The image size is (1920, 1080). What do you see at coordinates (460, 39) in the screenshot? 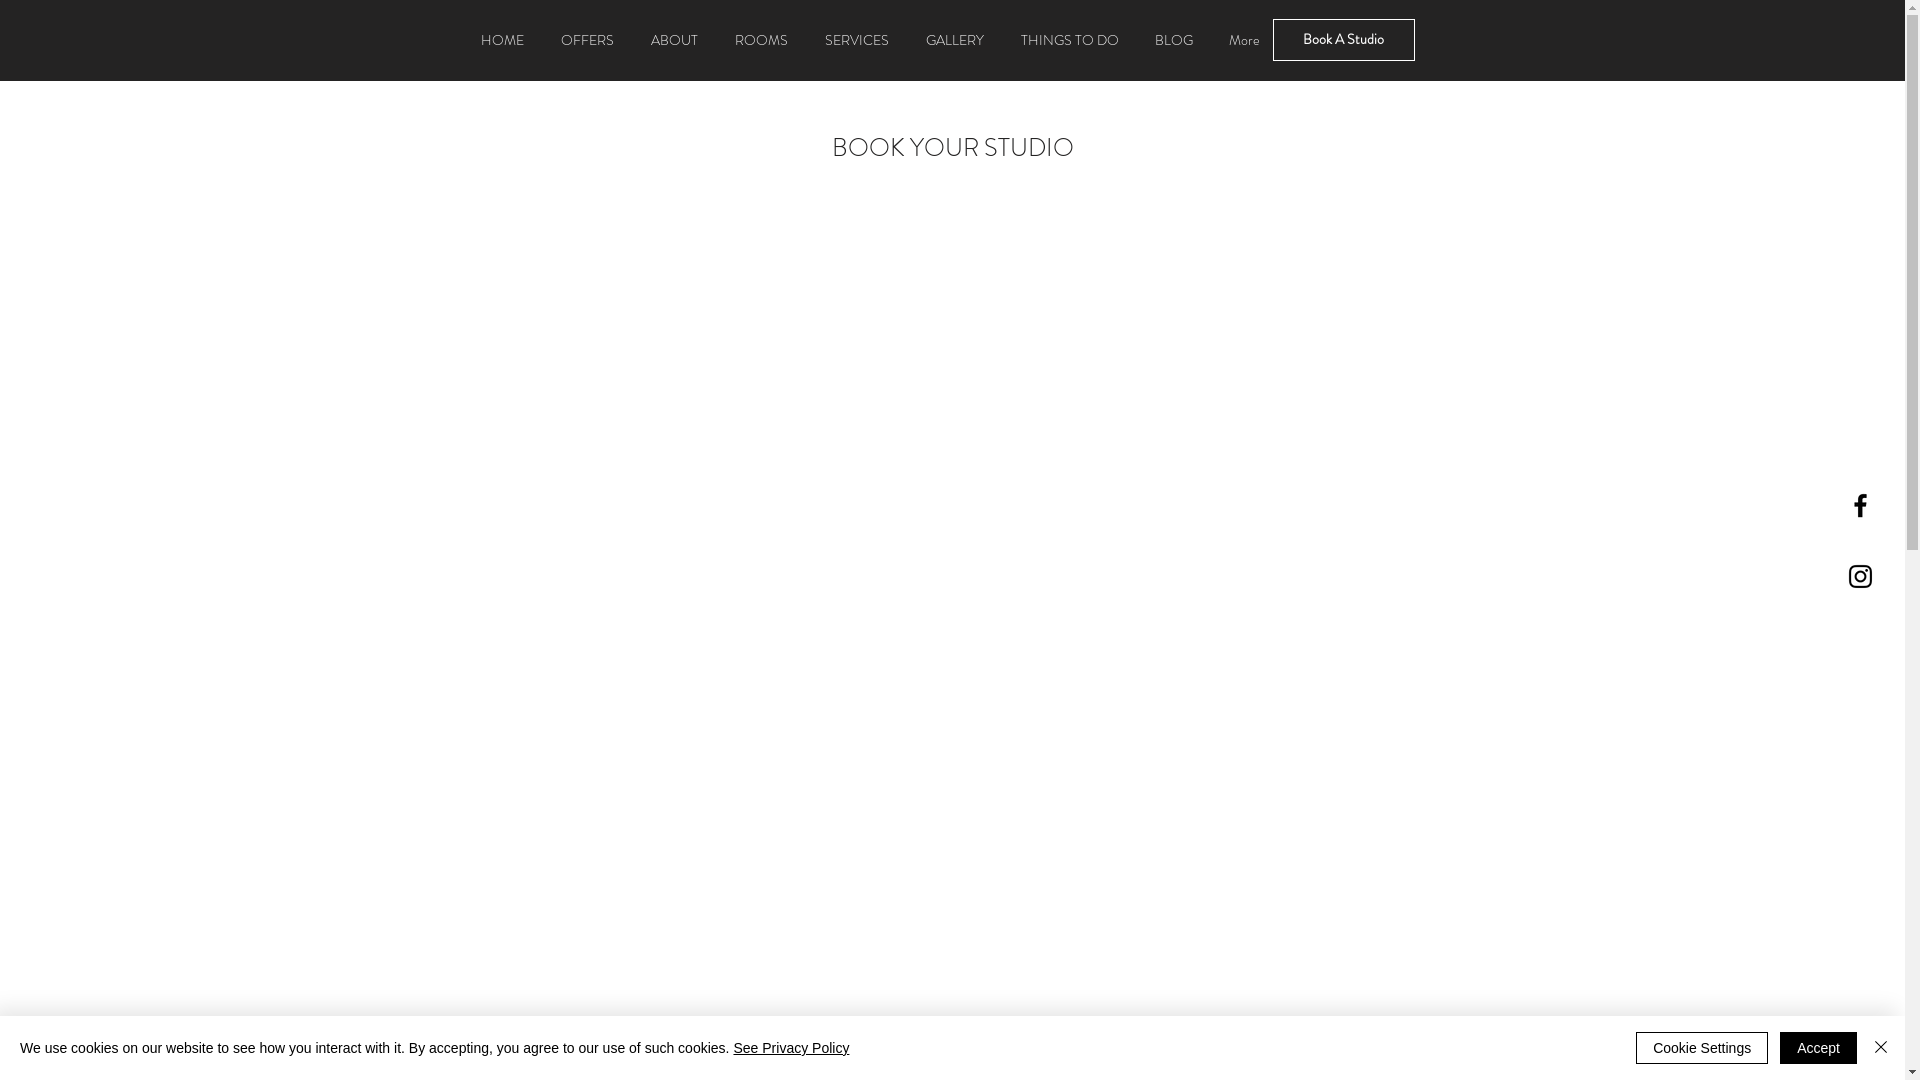
I see `'HOME'` at bounding box center [460, 39].